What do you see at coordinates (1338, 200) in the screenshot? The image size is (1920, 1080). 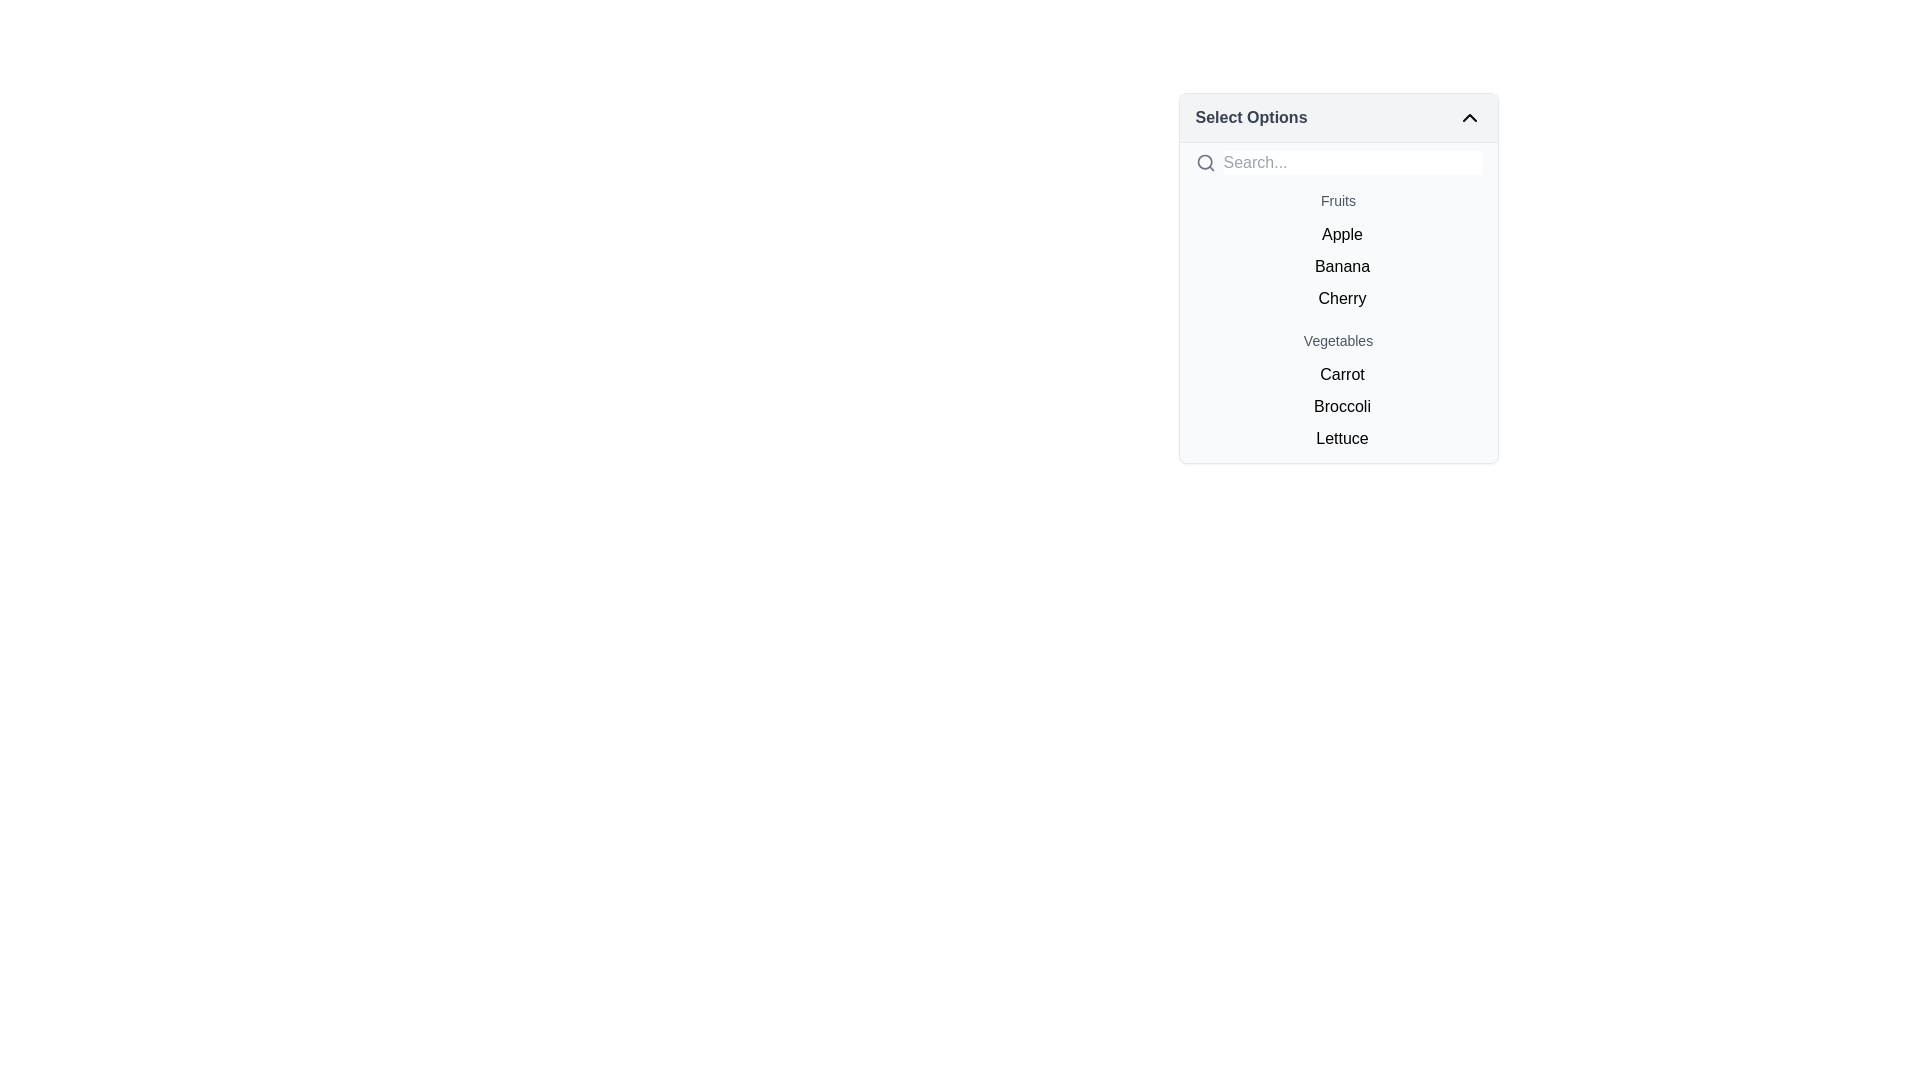 I see `the categorical text label that serves as a header for the dropdown items, positioned directly under the search input field` at bounding box center [1338, 200].